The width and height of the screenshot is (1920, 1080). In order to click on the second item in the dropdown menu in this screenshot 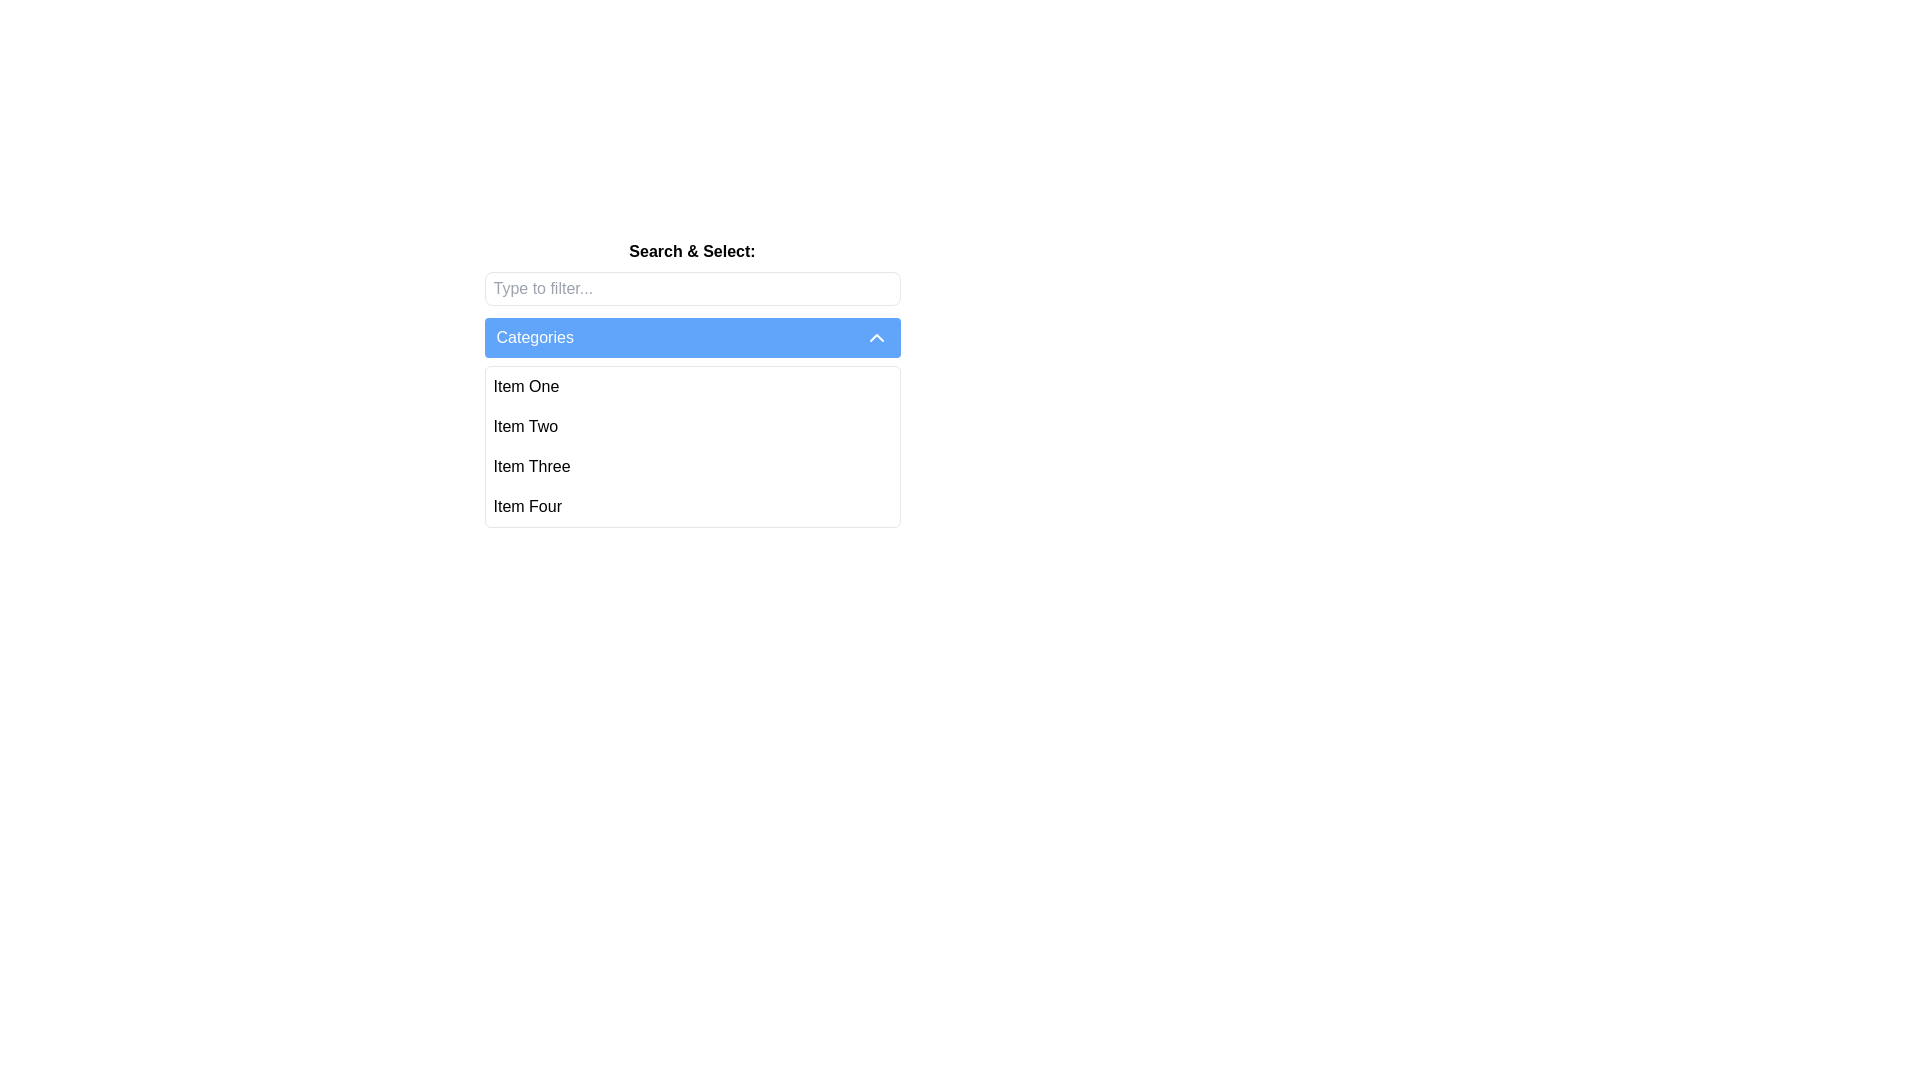, I will do `click(692, 426)`.